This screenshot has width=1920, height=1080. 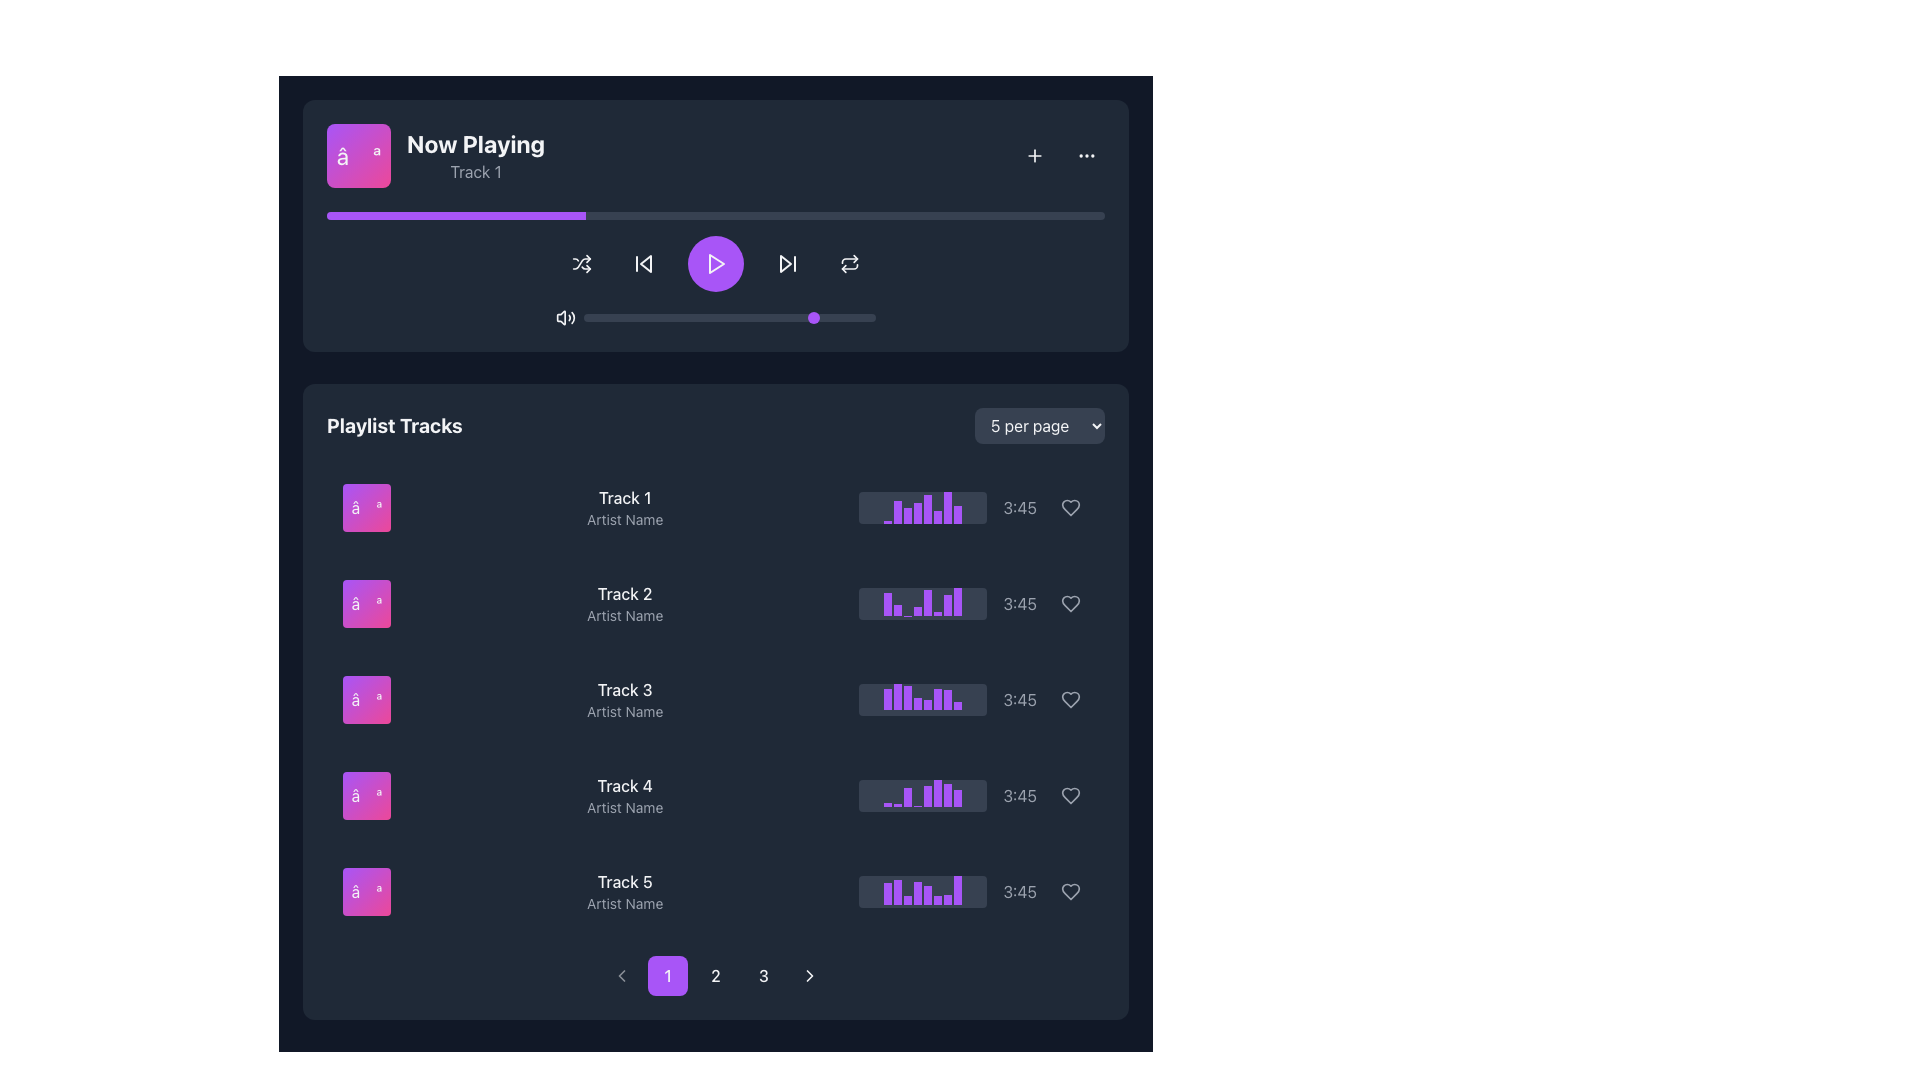 What do you see at coordinates (657, 316) in the screenshot?
I see `the slider` at bounding box center [657, 316].